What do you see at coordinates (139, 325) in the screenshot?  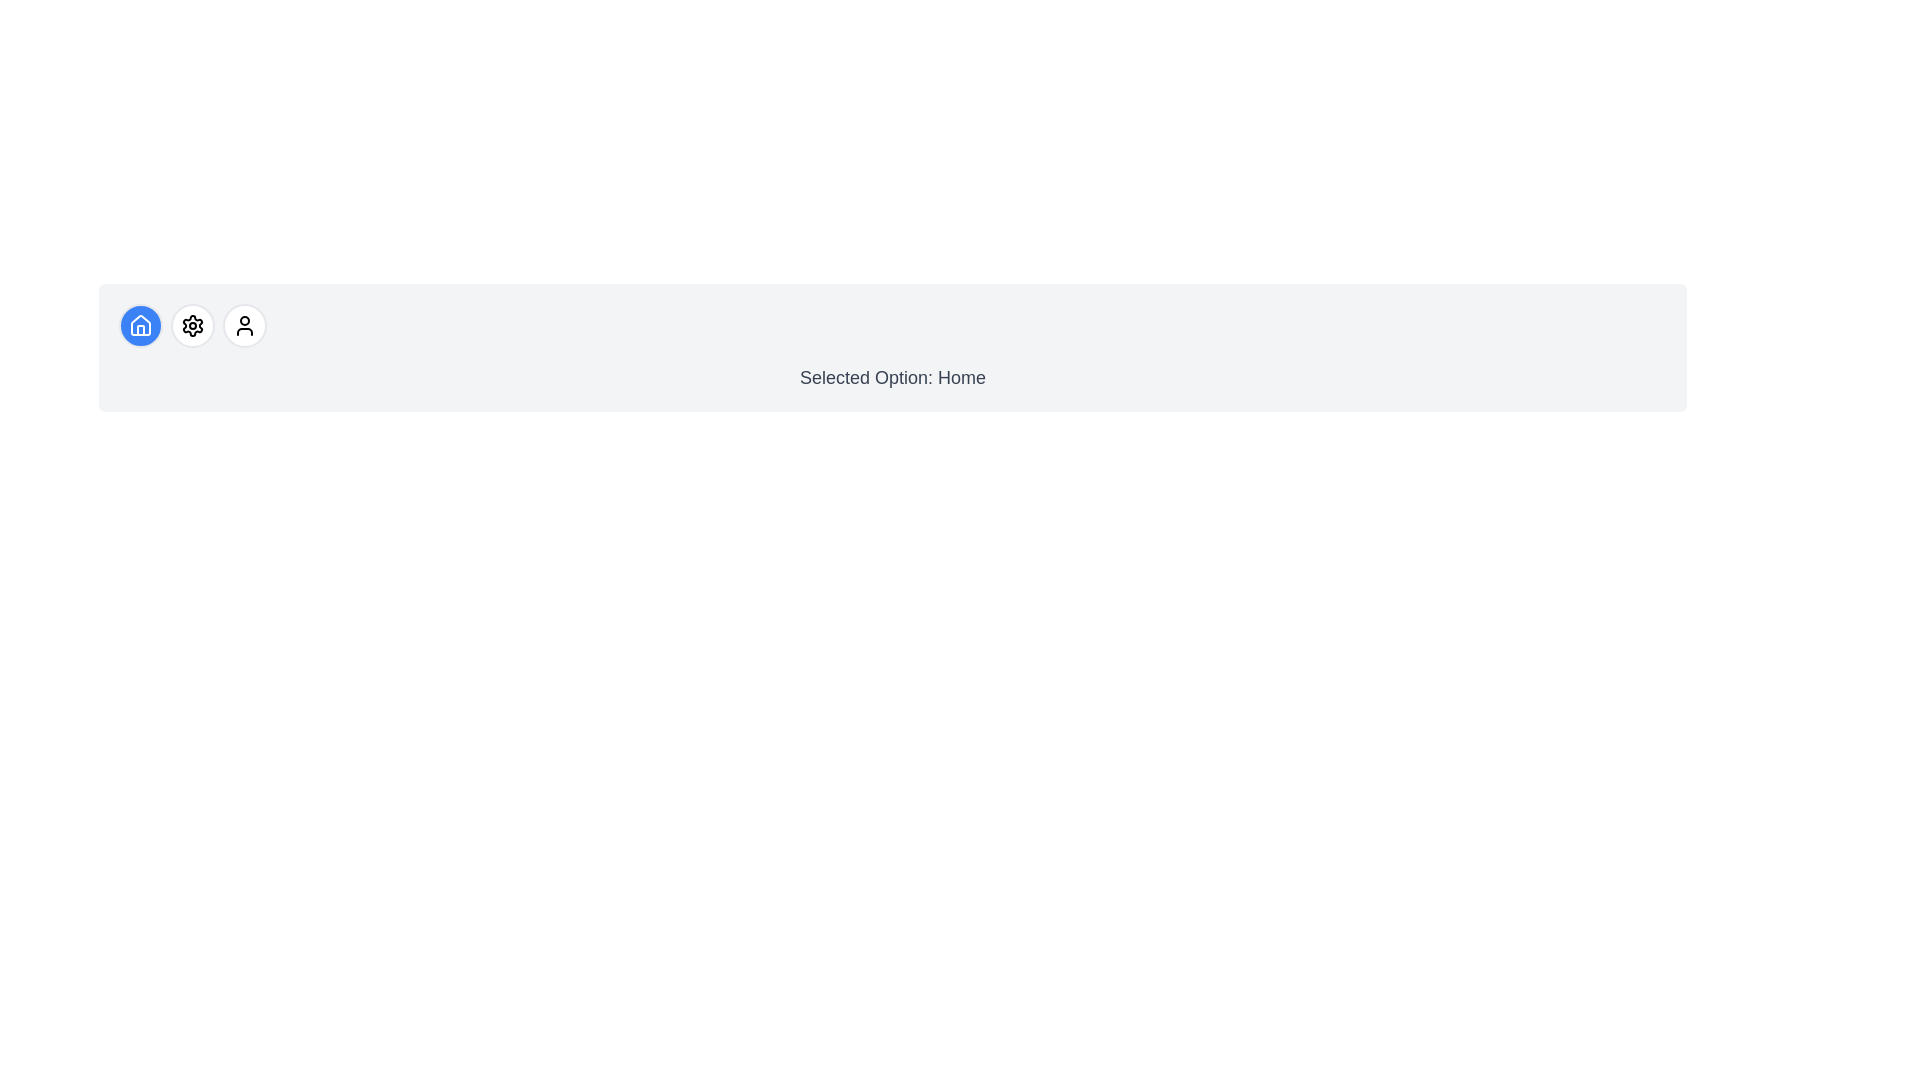 I see `the icon button corresponding to home` at bounding box center [139, 325].